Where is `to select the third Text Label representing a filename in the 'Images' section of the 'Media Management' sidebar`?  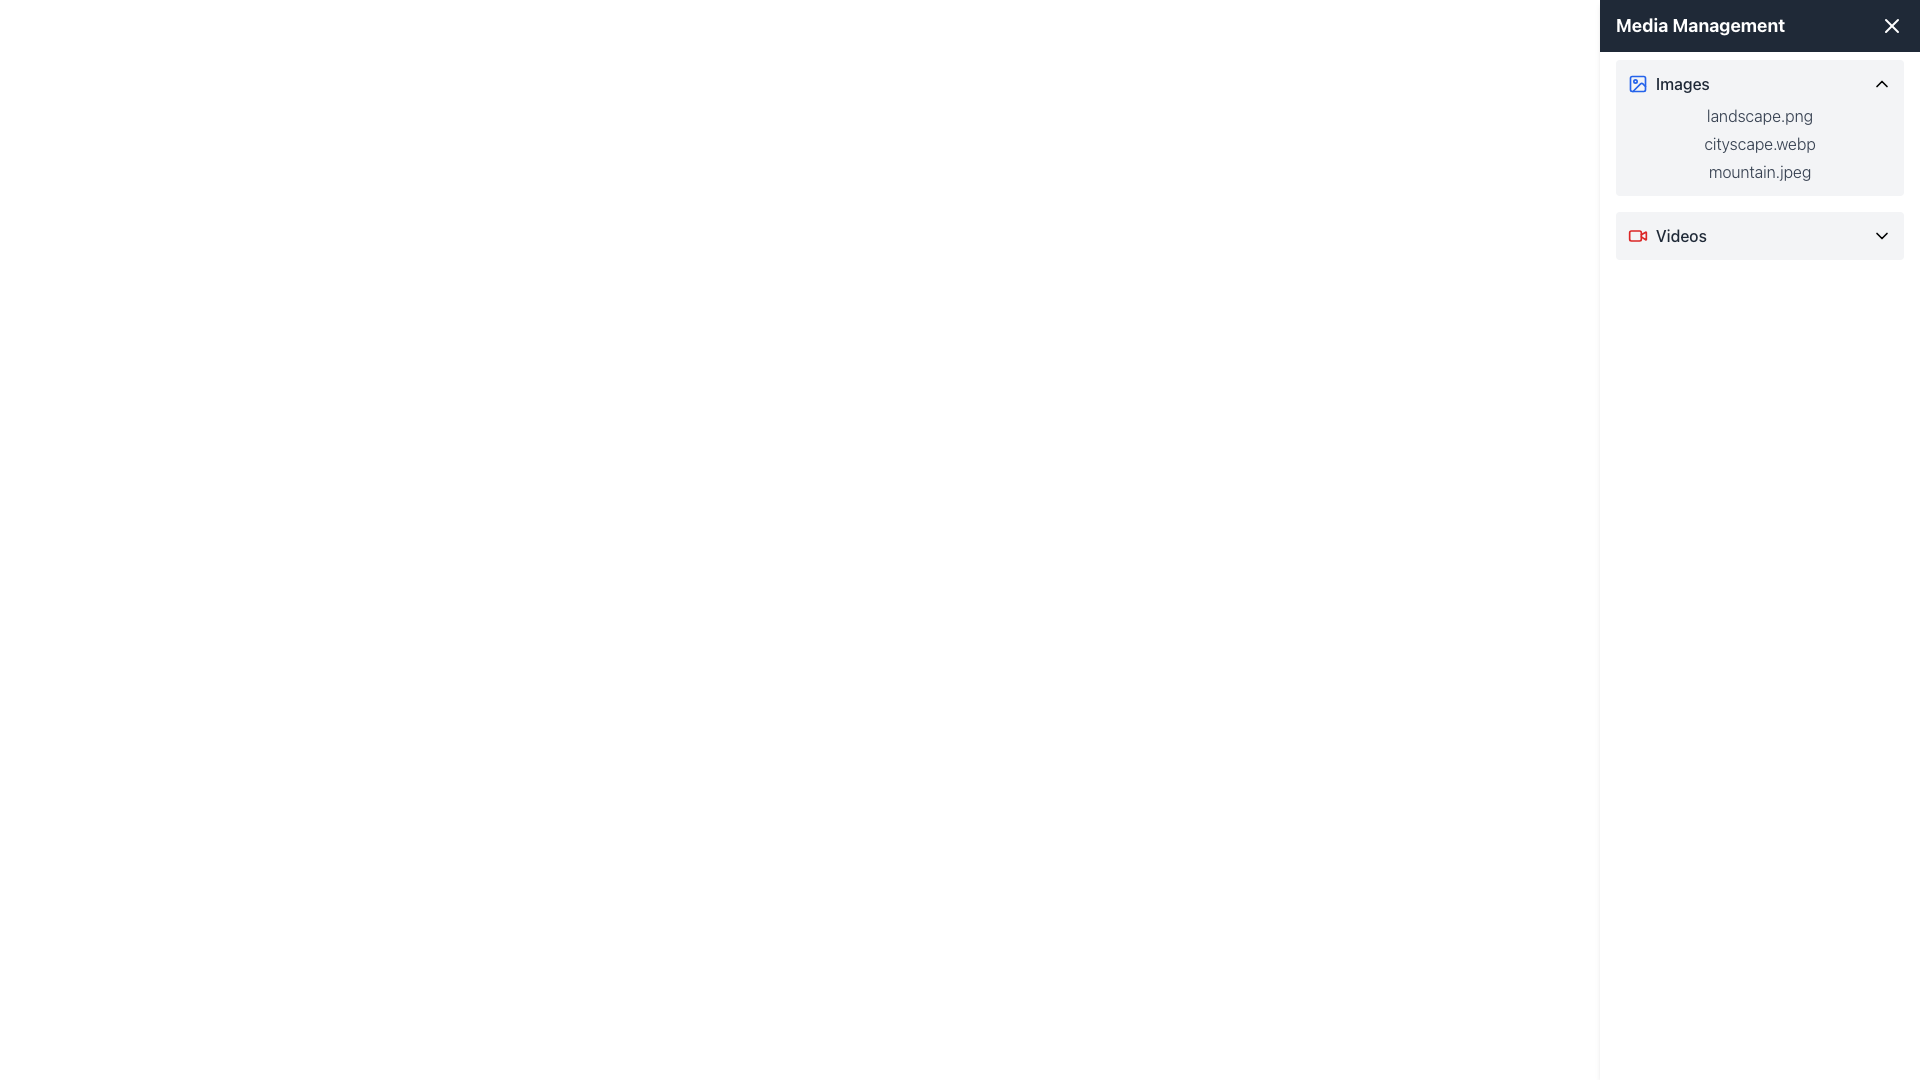 to select the third Text Label representing a filename in the 'Images' section of the 'Media Management' sidebar is located at coordinates (1760, 171).